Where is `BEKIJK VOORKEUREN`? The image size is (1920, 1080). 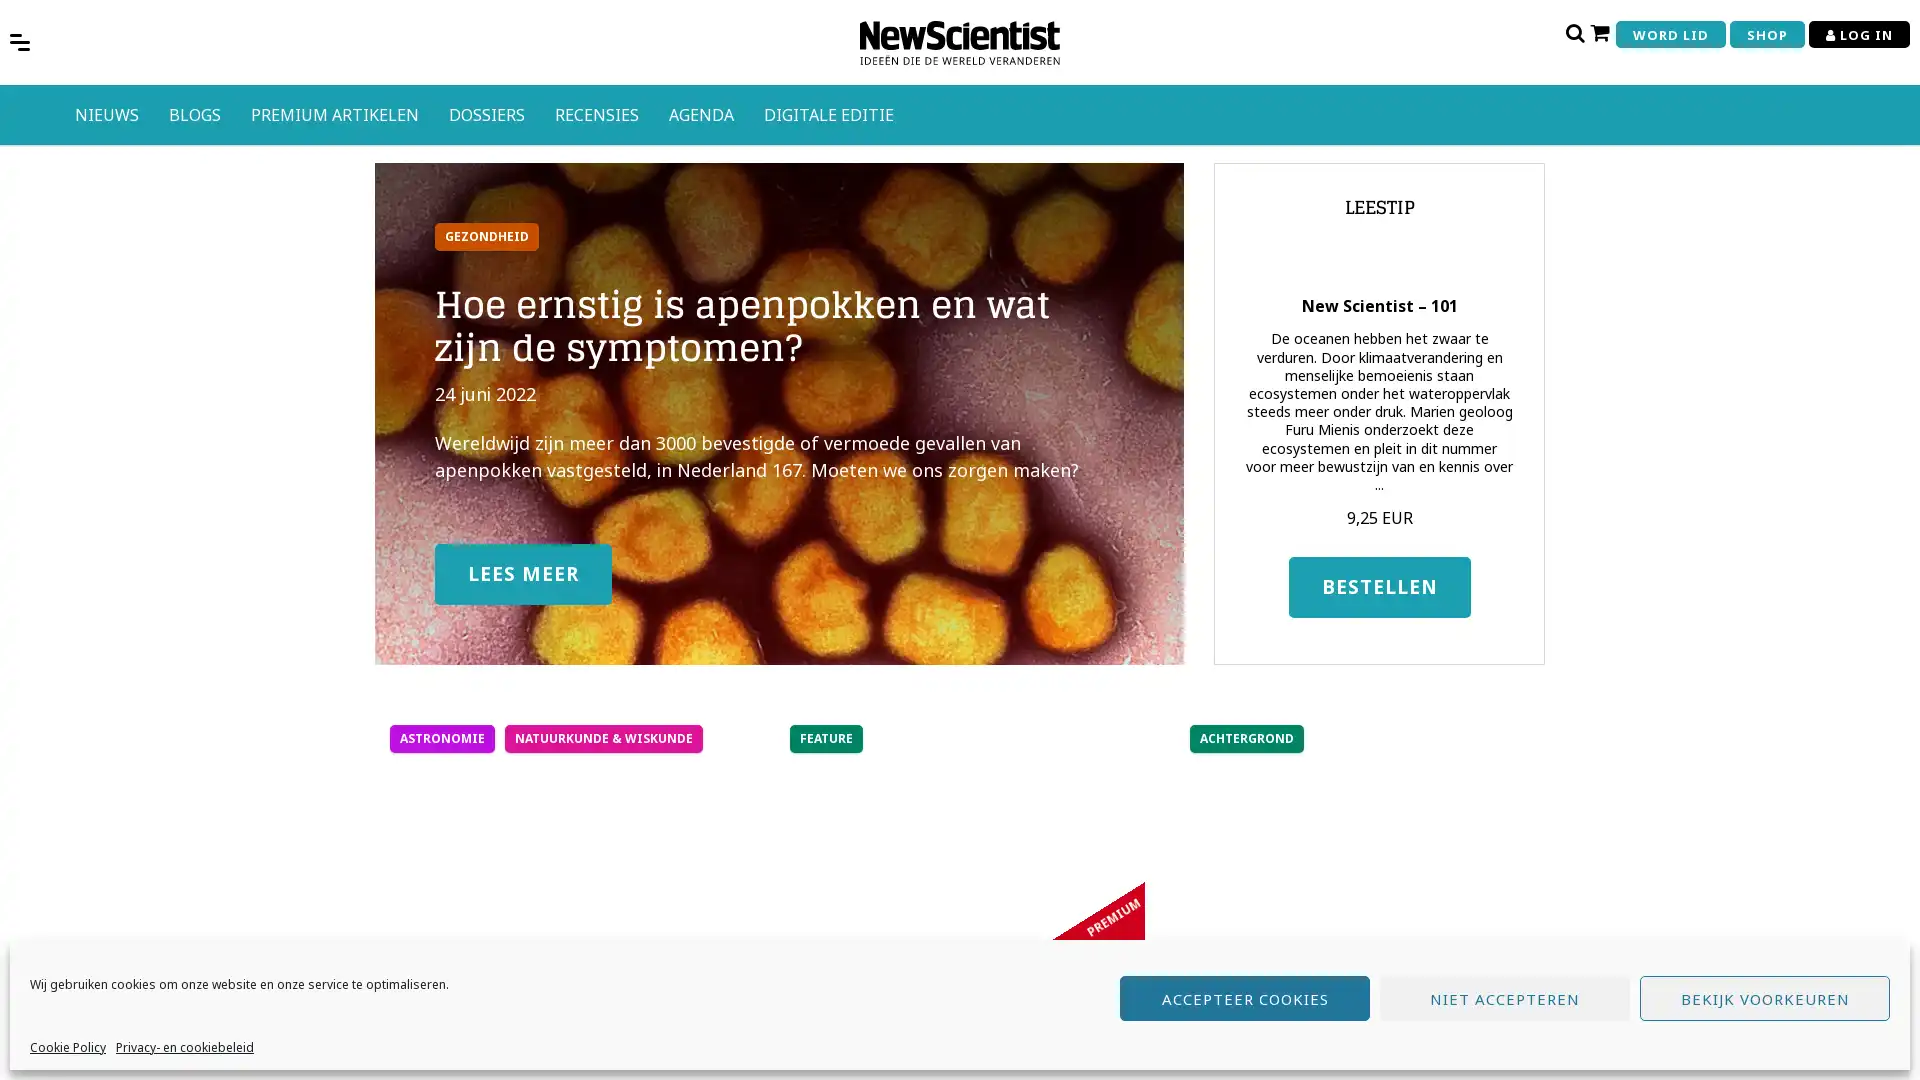
BEKIJK VOORKEUREN is located at coordinates (1765, 998).